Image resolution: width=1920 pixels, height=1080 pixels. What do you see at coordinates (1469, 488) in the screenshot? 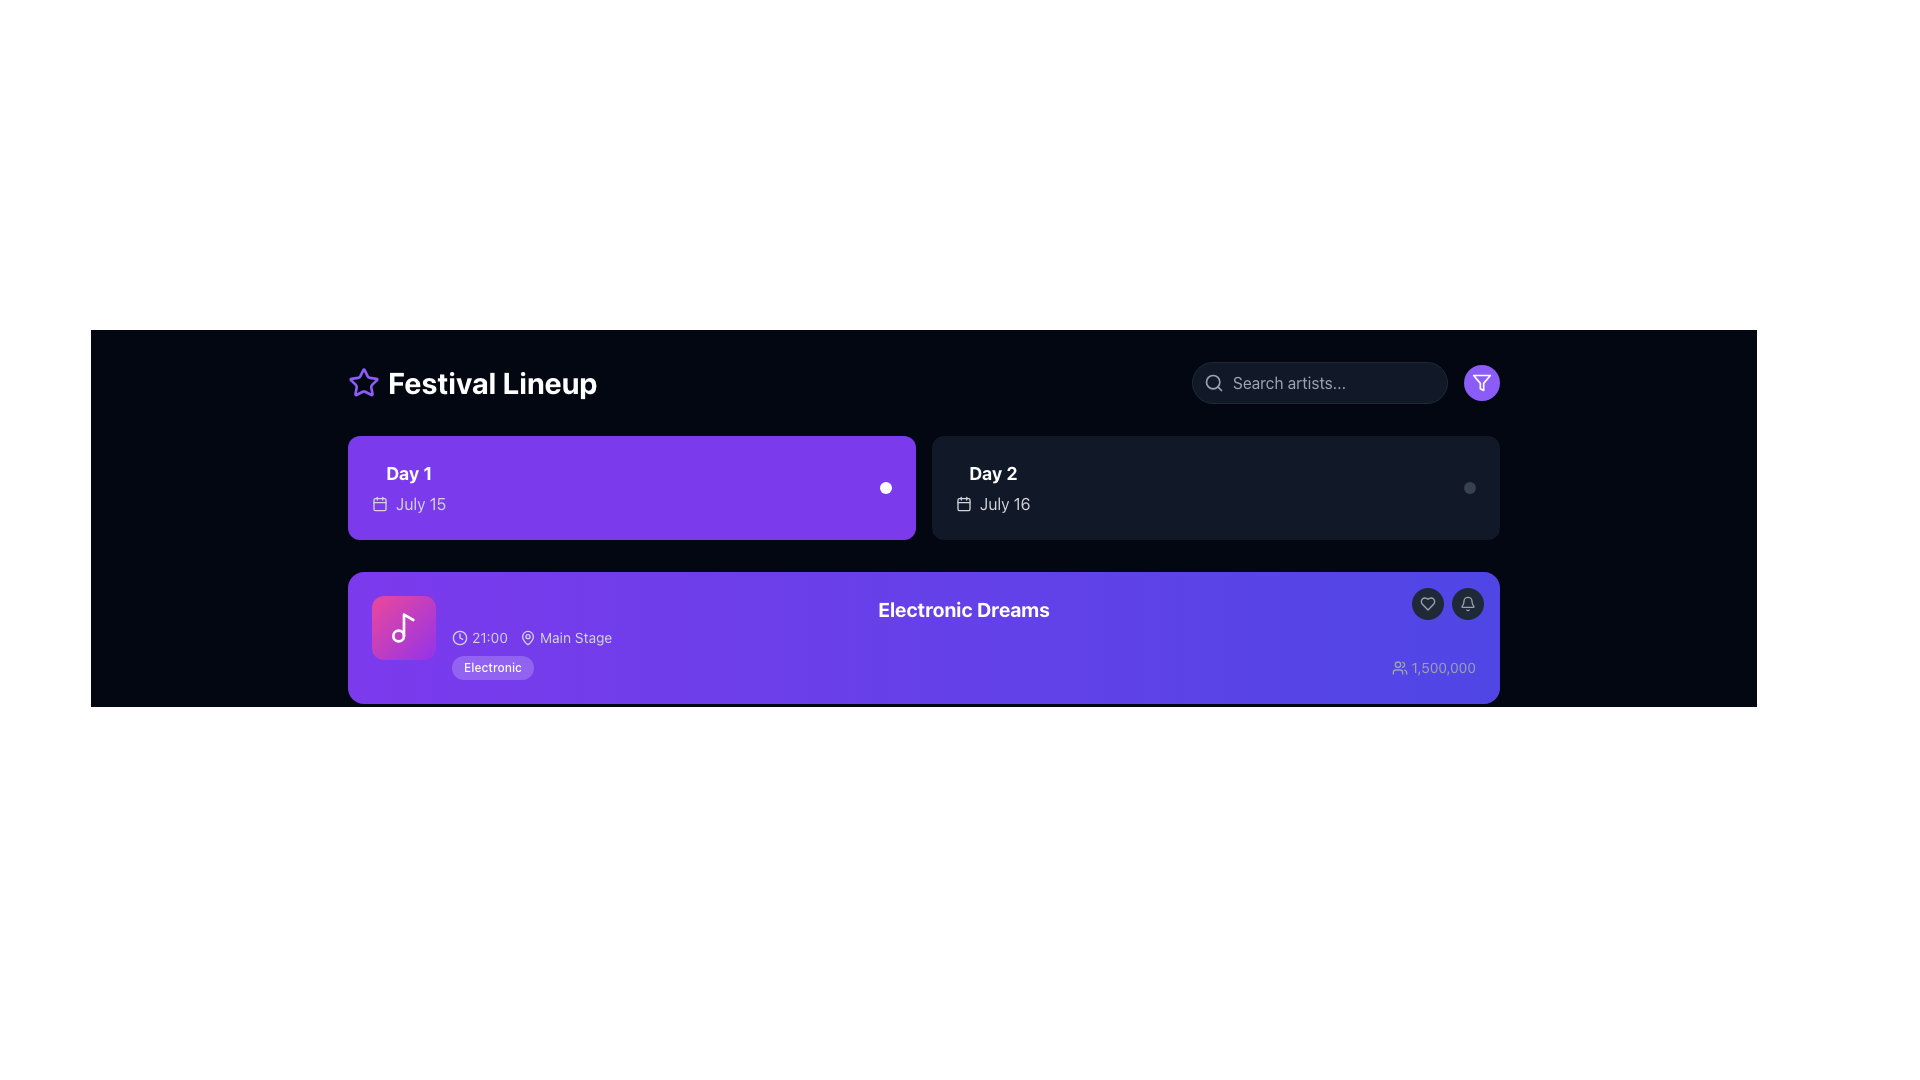
I see `the small gray filled circle indicator located on the far-right side of the 'Day 2 - July 16' section` at bounding box center [1469, 488].